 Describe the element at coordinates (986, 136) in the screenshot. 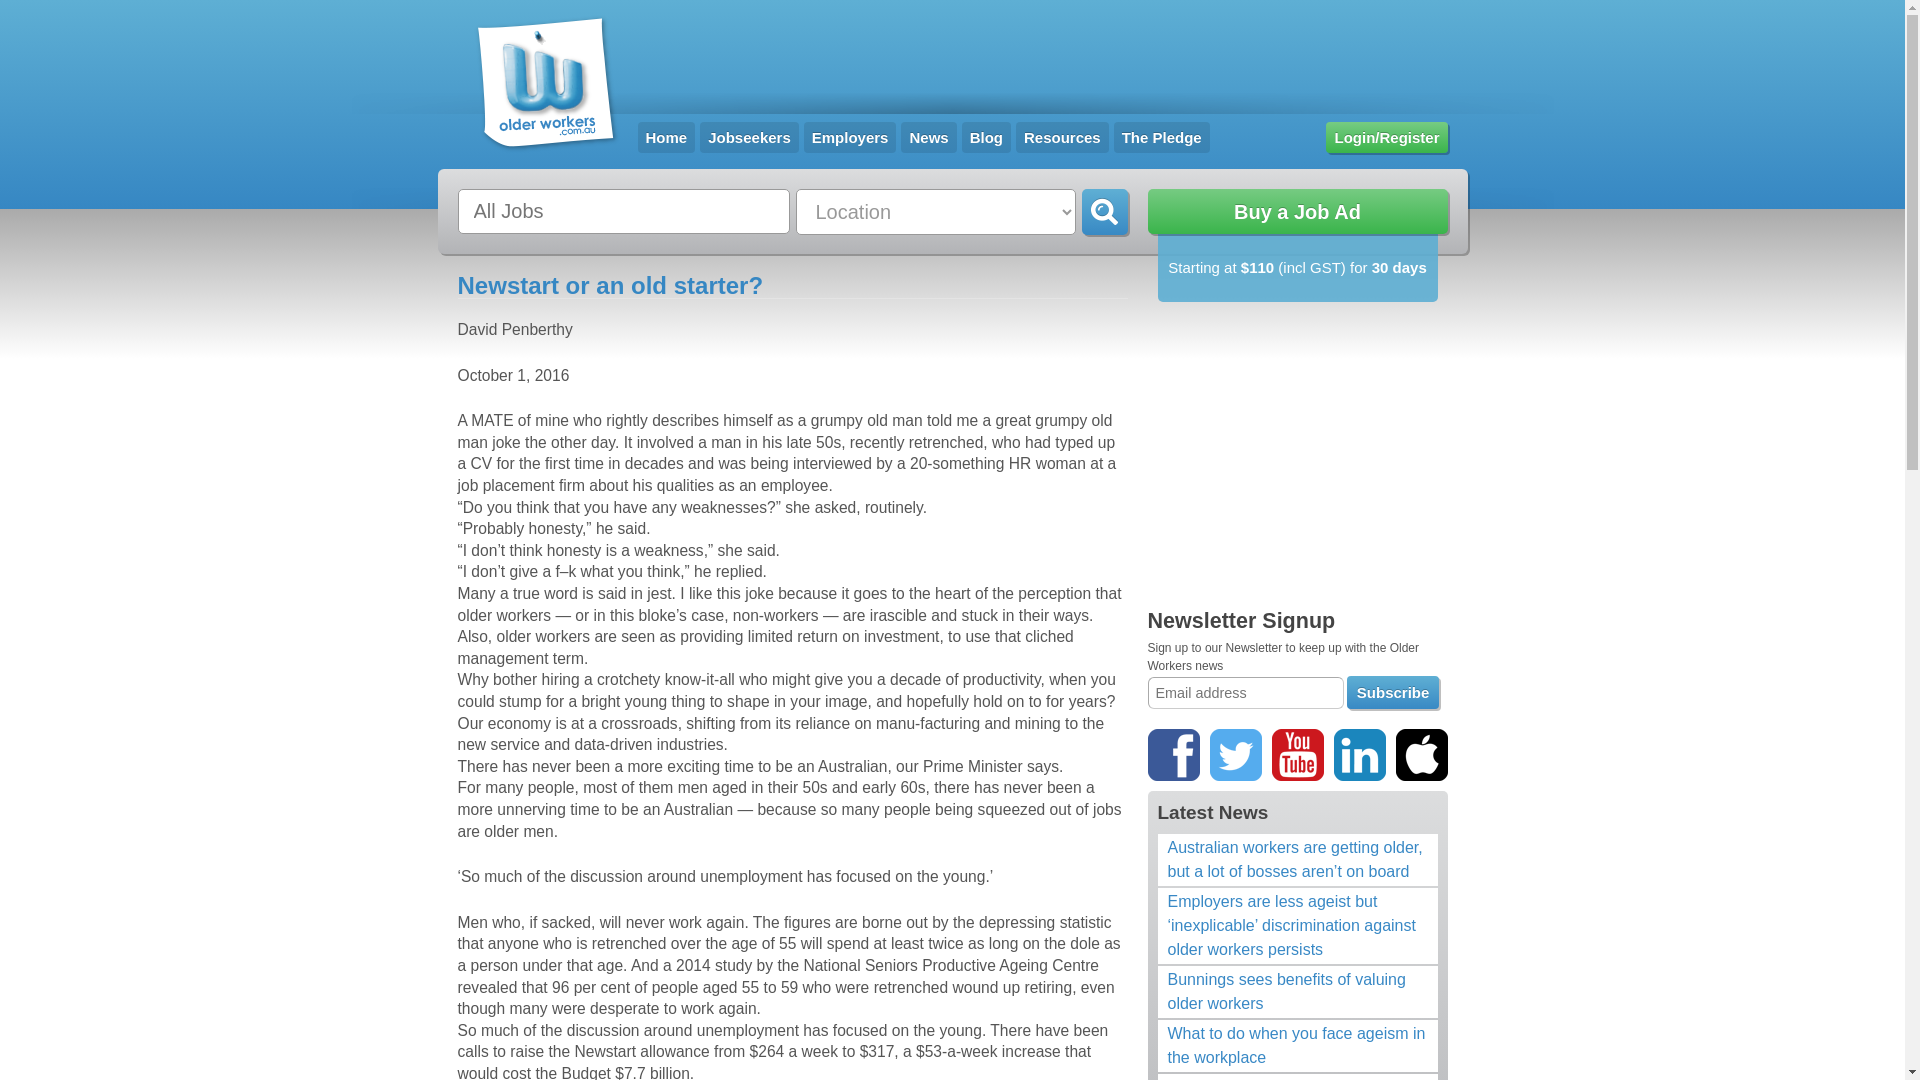

I see `'Blog'` at that location.